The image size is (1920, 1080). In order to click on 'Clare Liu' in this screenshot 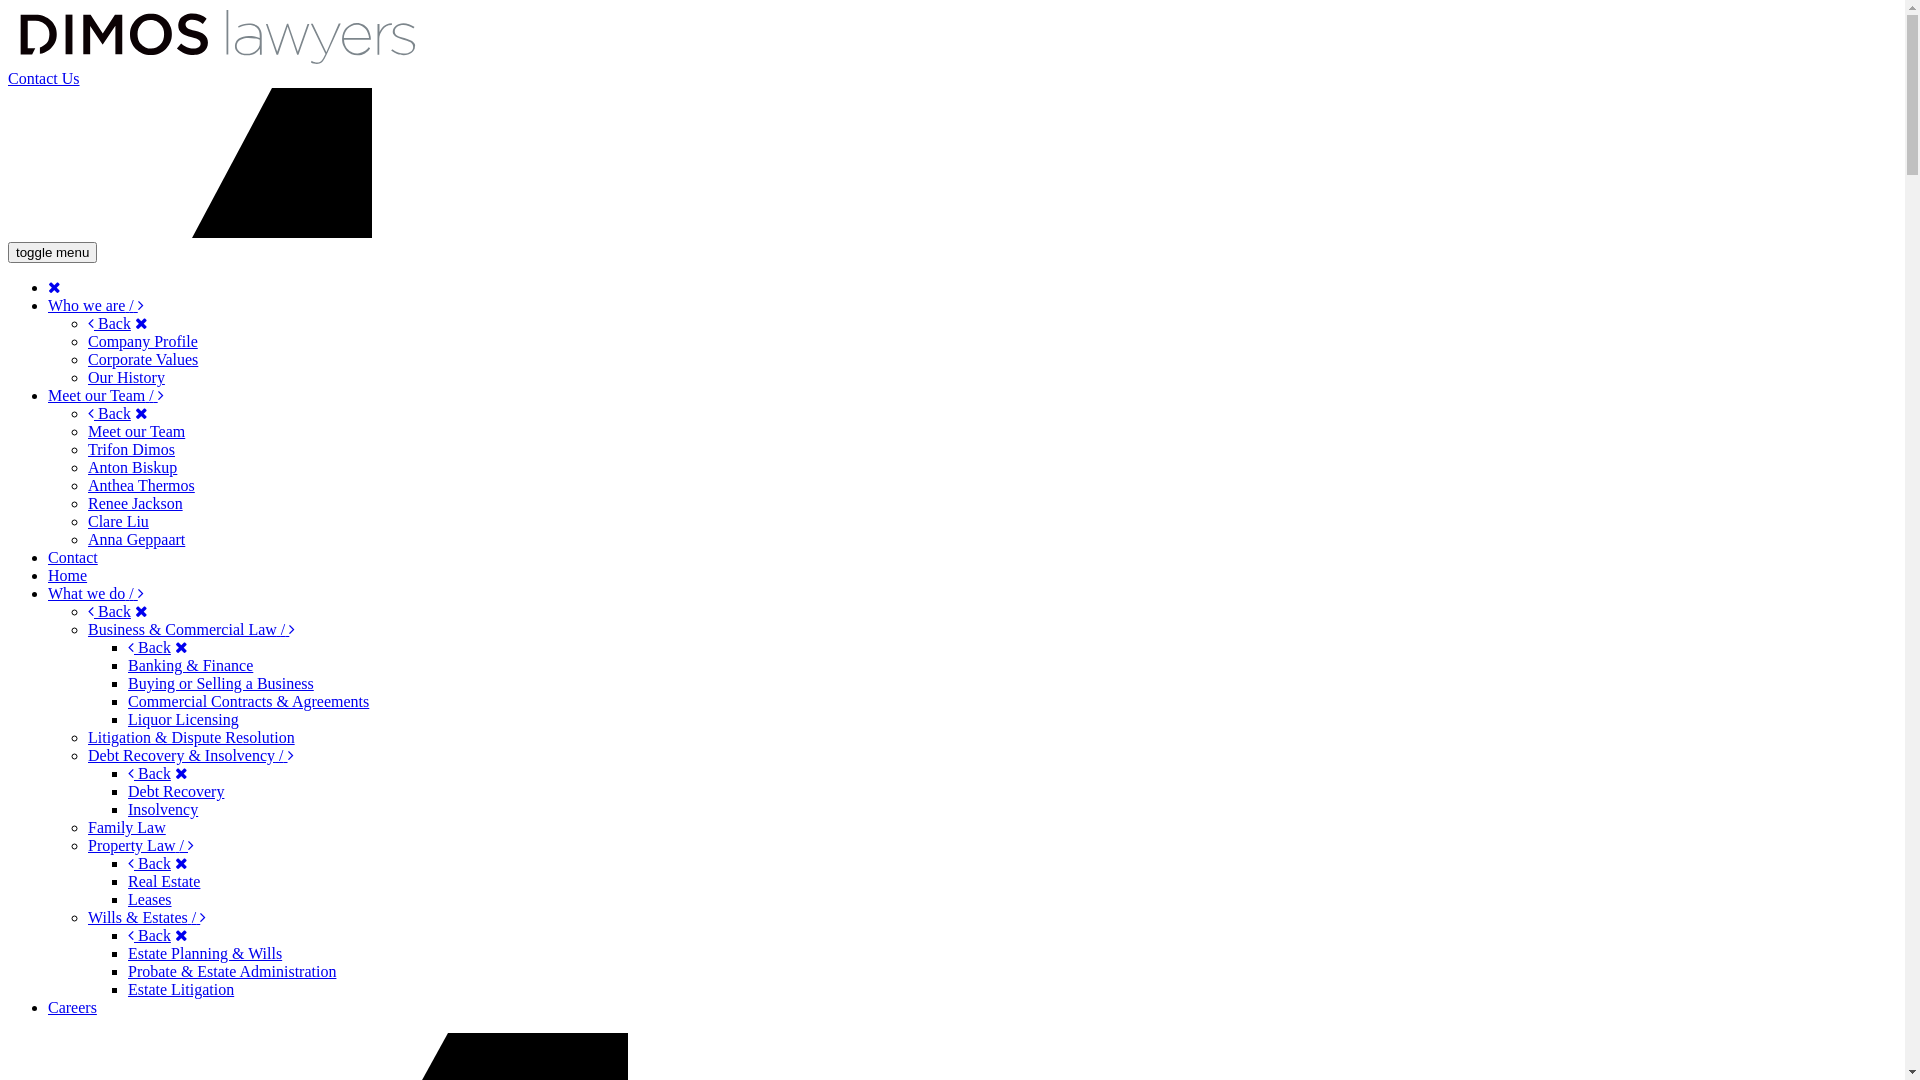, I will do `click(117, 520)`.